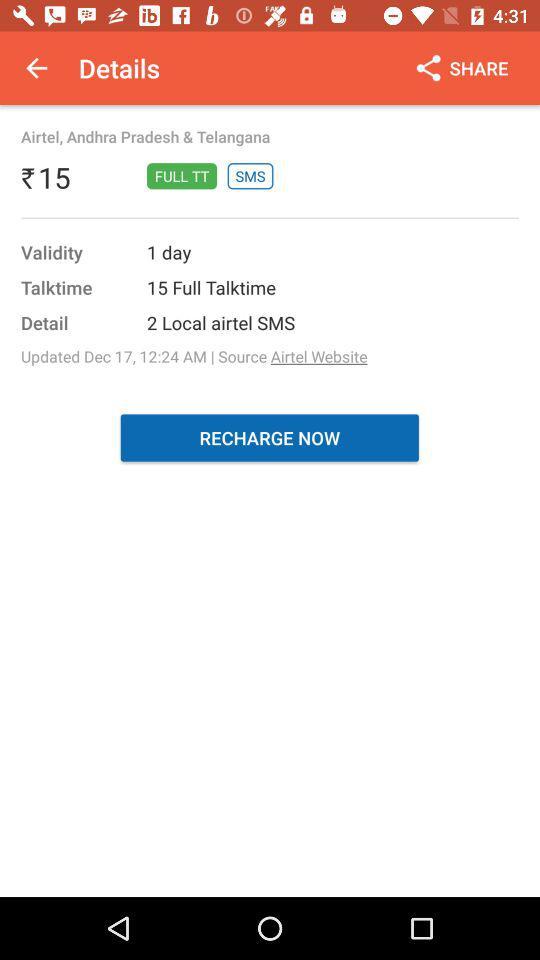  I want to click on the item above recharge now item, so click(194, 356).